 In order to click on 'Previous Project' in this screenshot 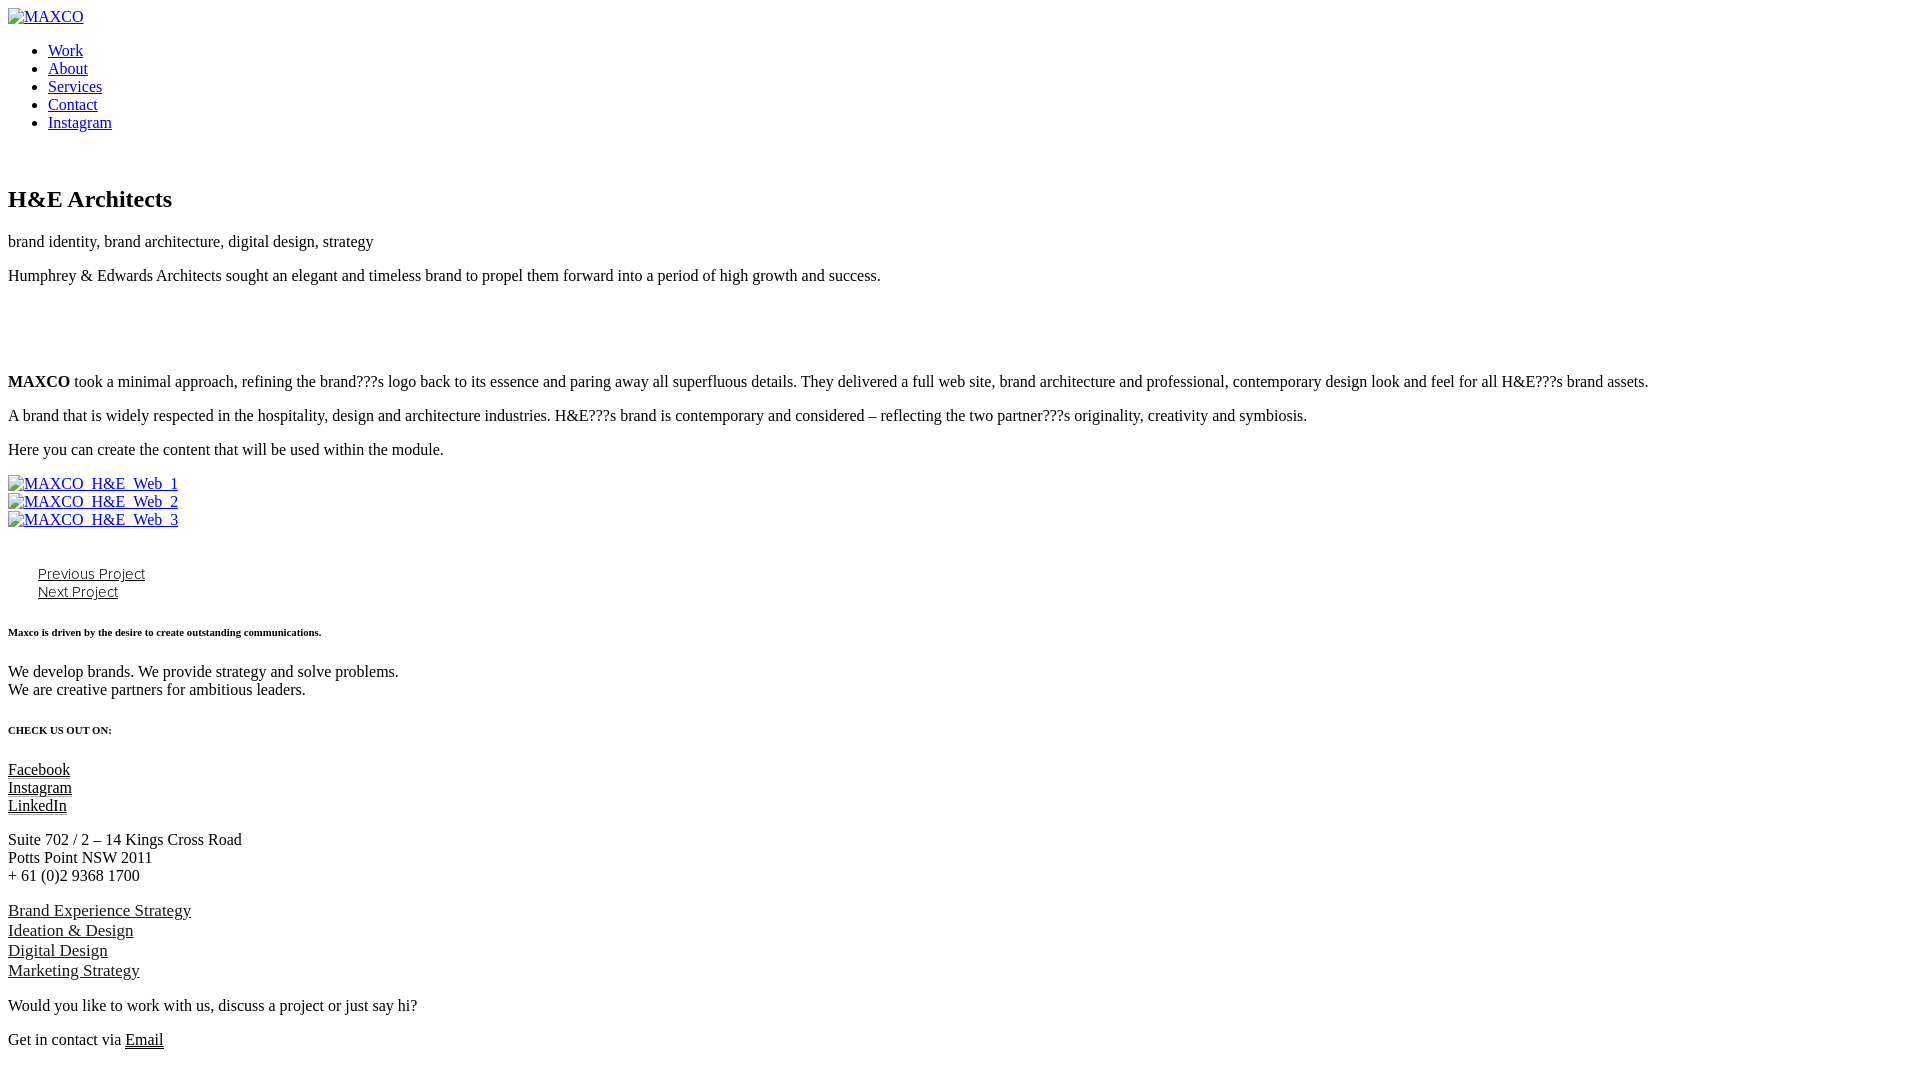, I will do `click(90, 574)`.